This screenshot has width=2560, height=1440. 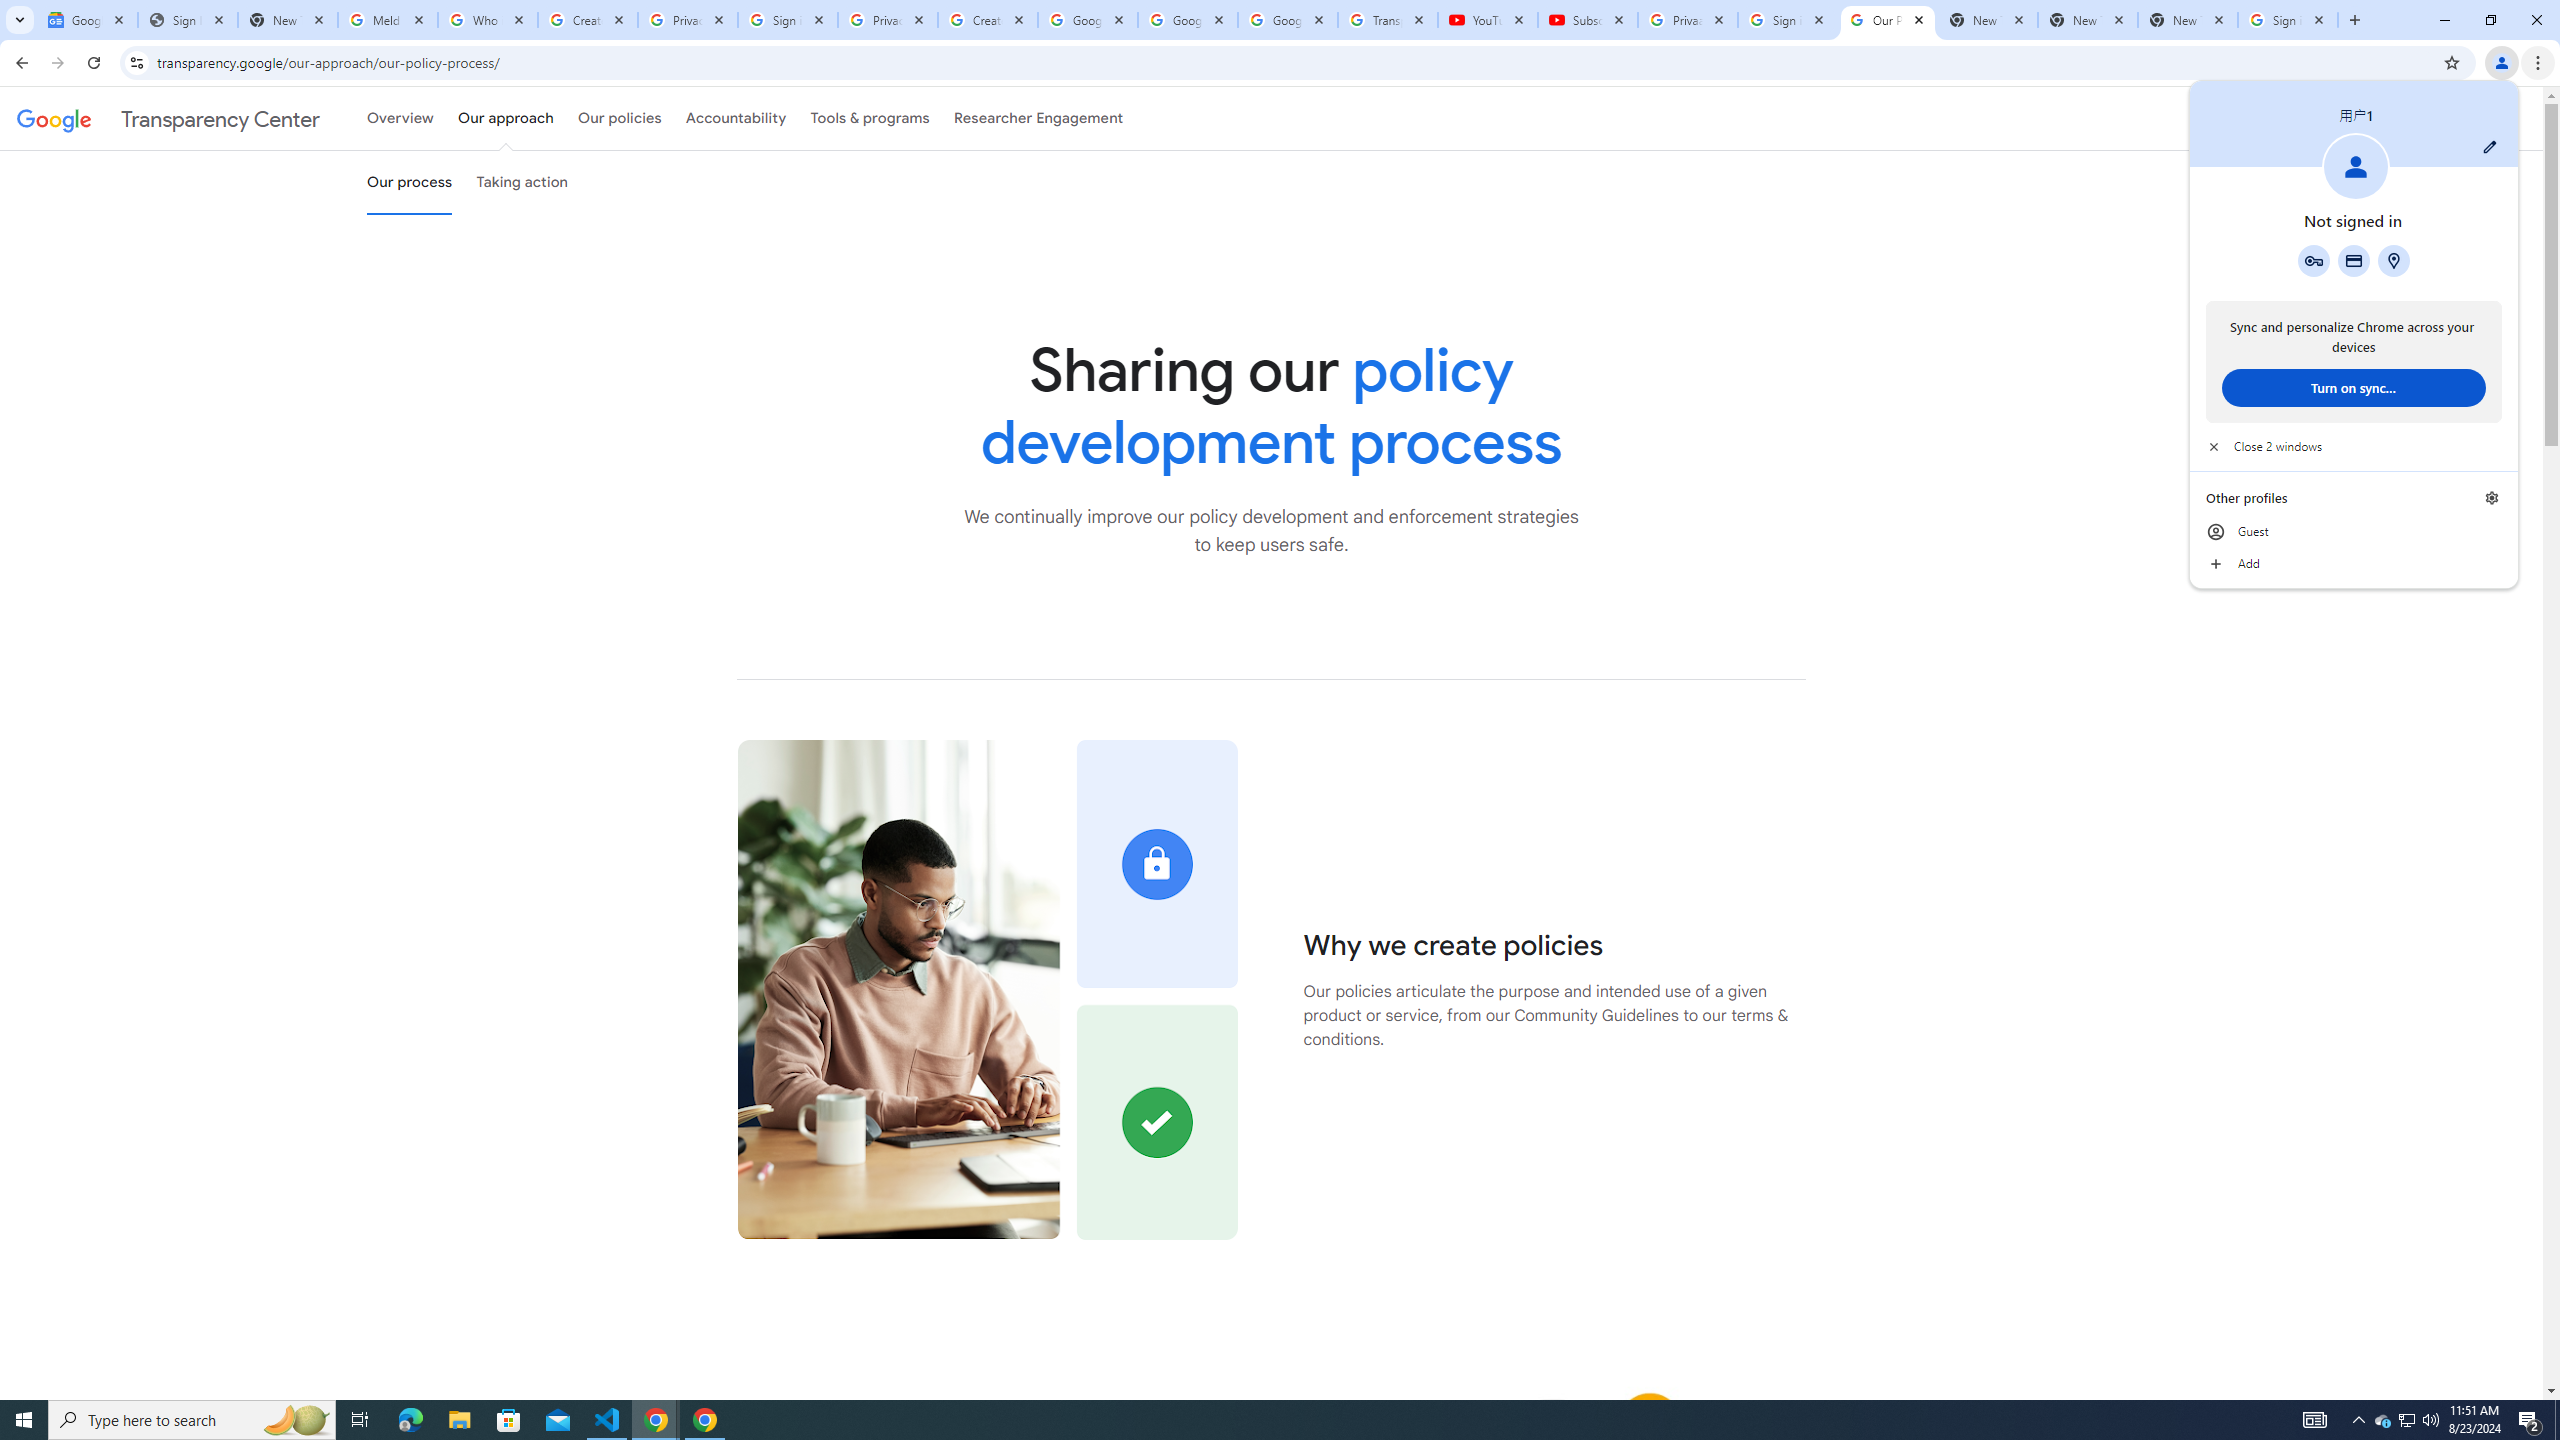 I want to click on 'Transparency Center', so click(x=167, y=118).